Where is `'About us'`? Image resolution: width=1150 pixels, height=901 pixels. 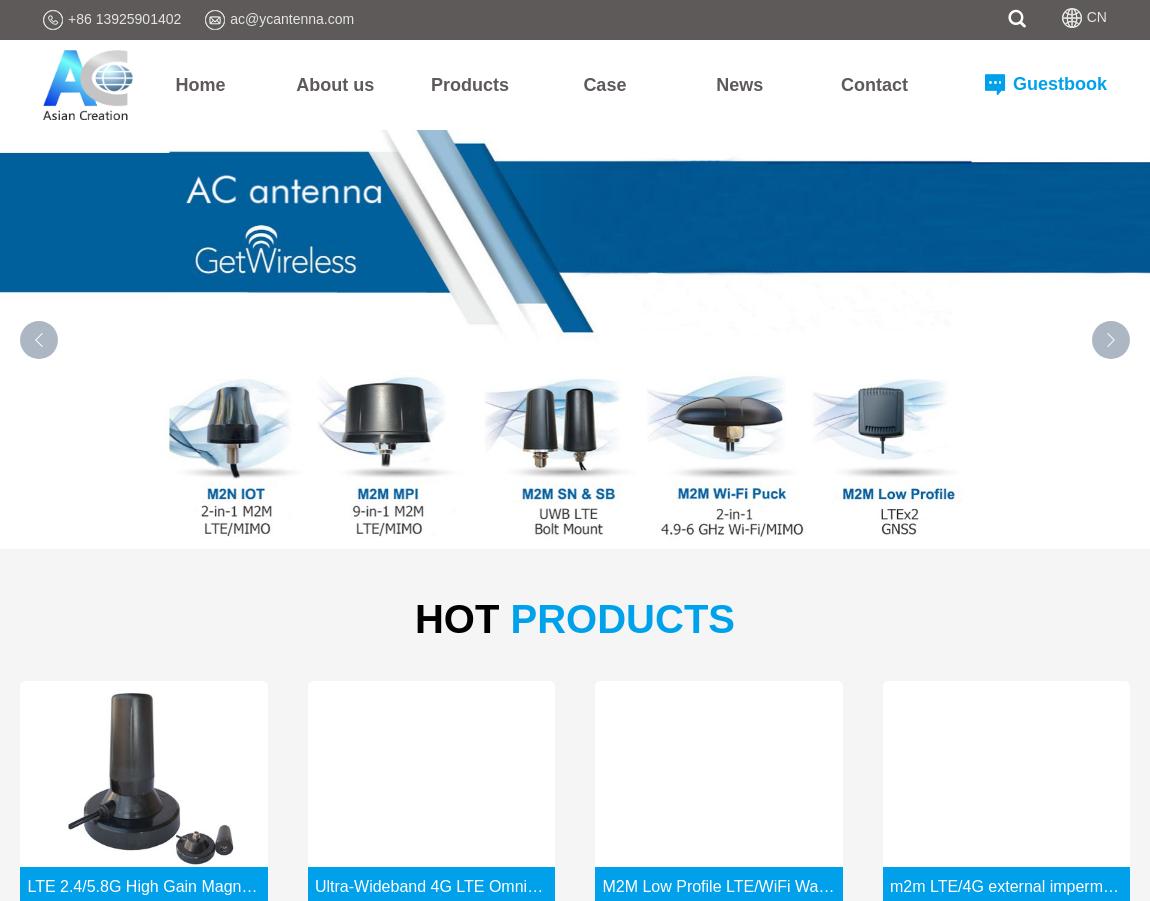 'About us' is located at coordinates (334, 82).